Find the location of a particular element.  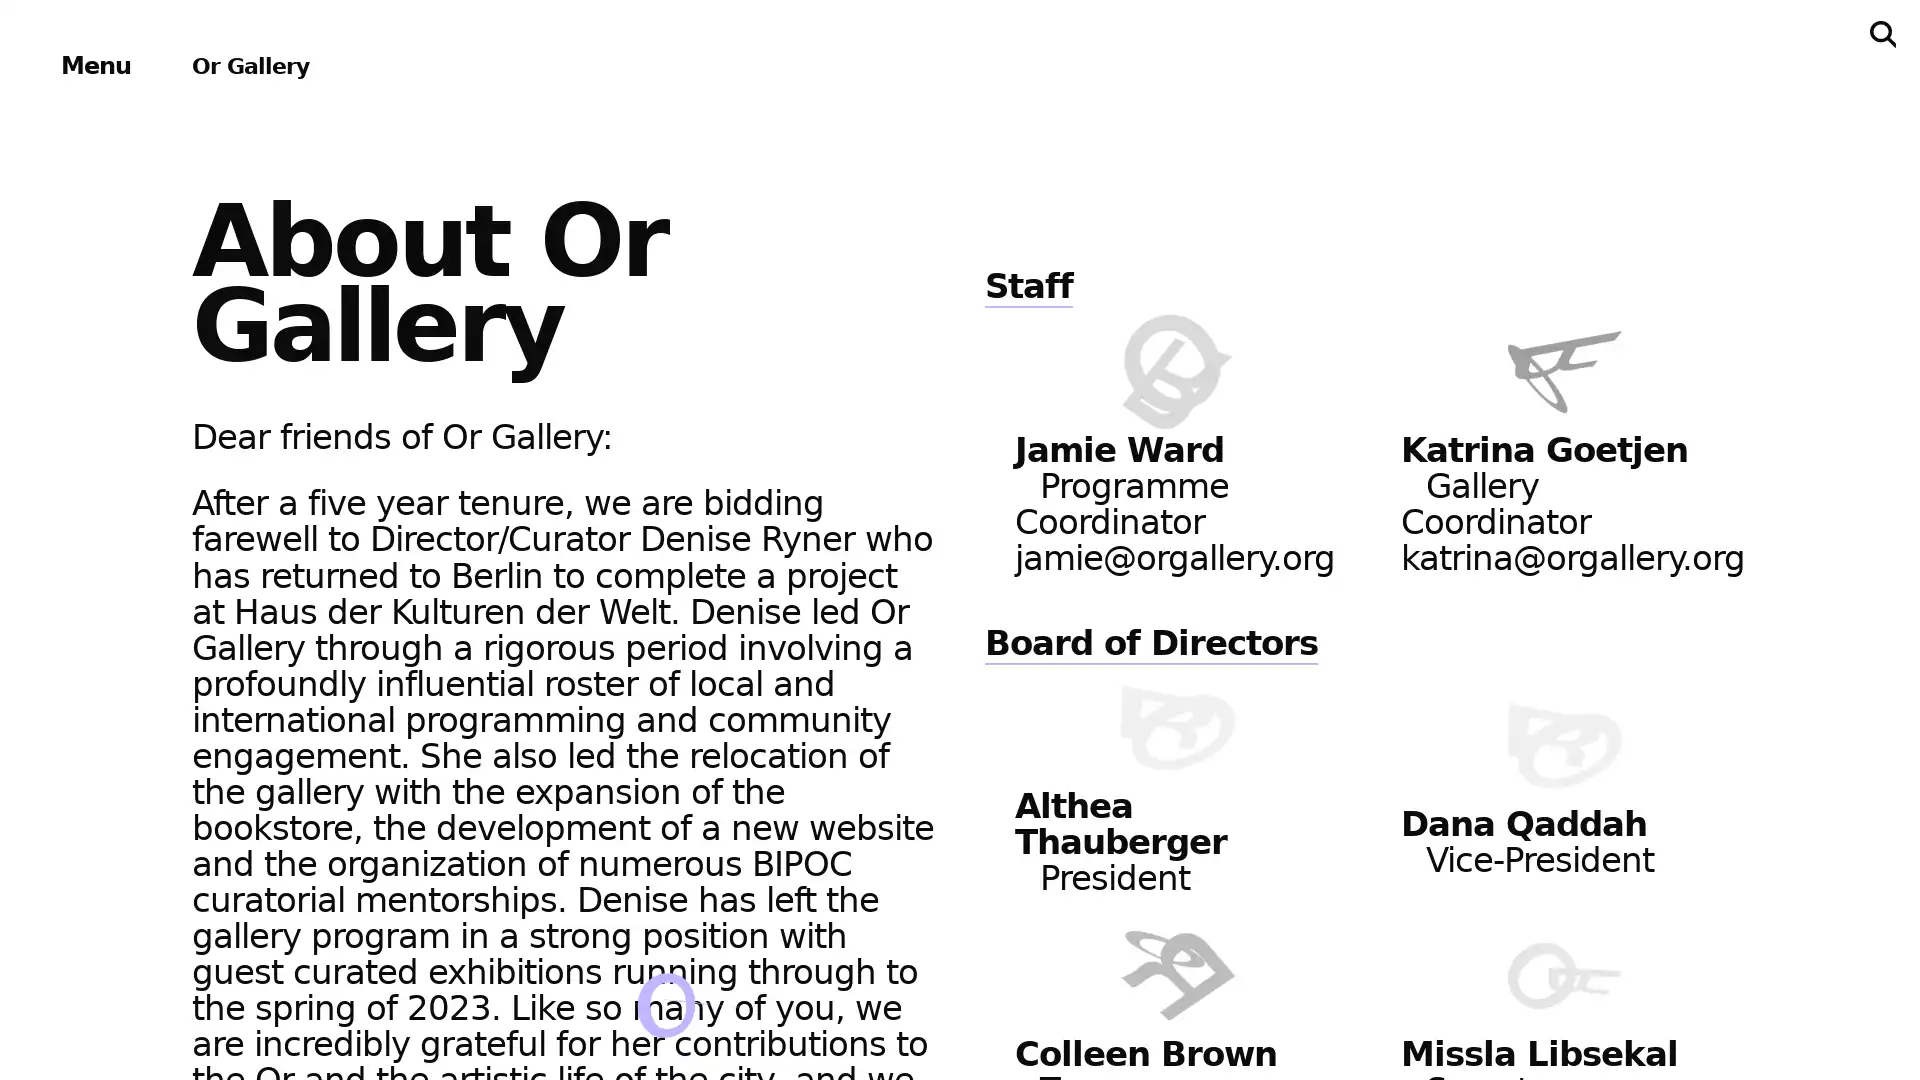

Publications & Editions is located at coordinates (434, 440).